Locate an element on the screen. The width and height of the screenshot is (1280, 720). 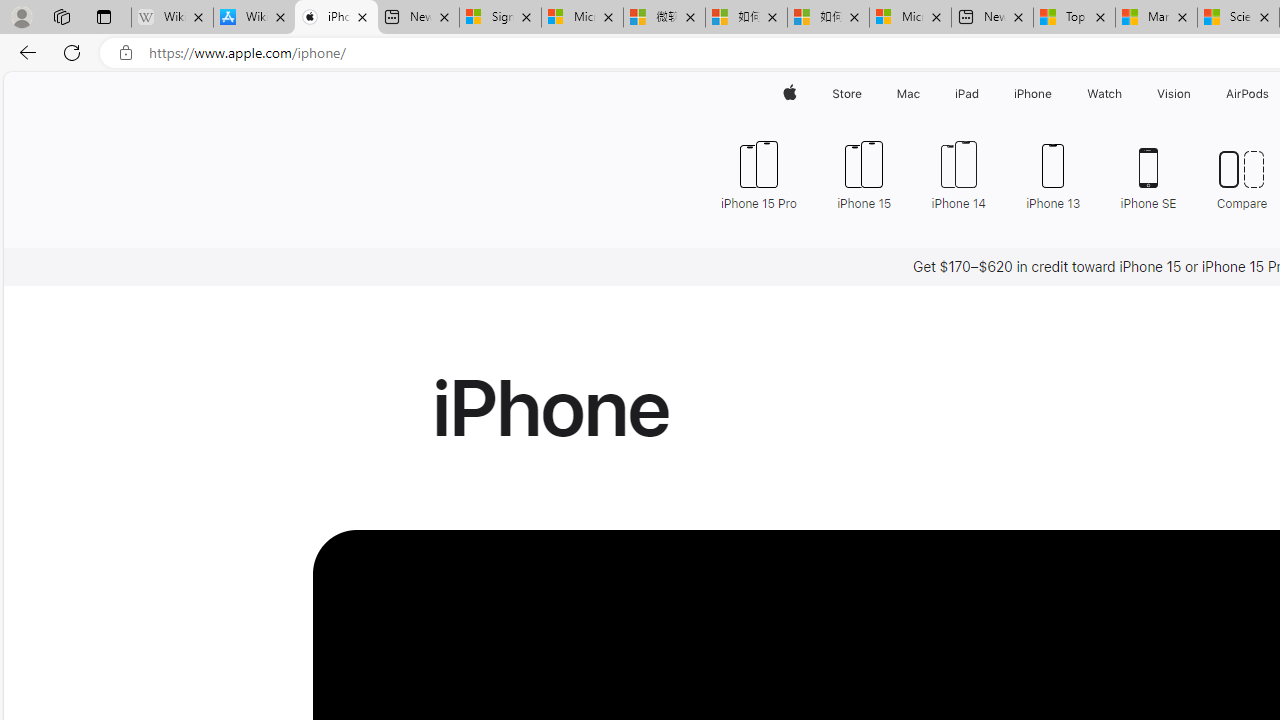
'Apple' is located at coordinates (788, 93).